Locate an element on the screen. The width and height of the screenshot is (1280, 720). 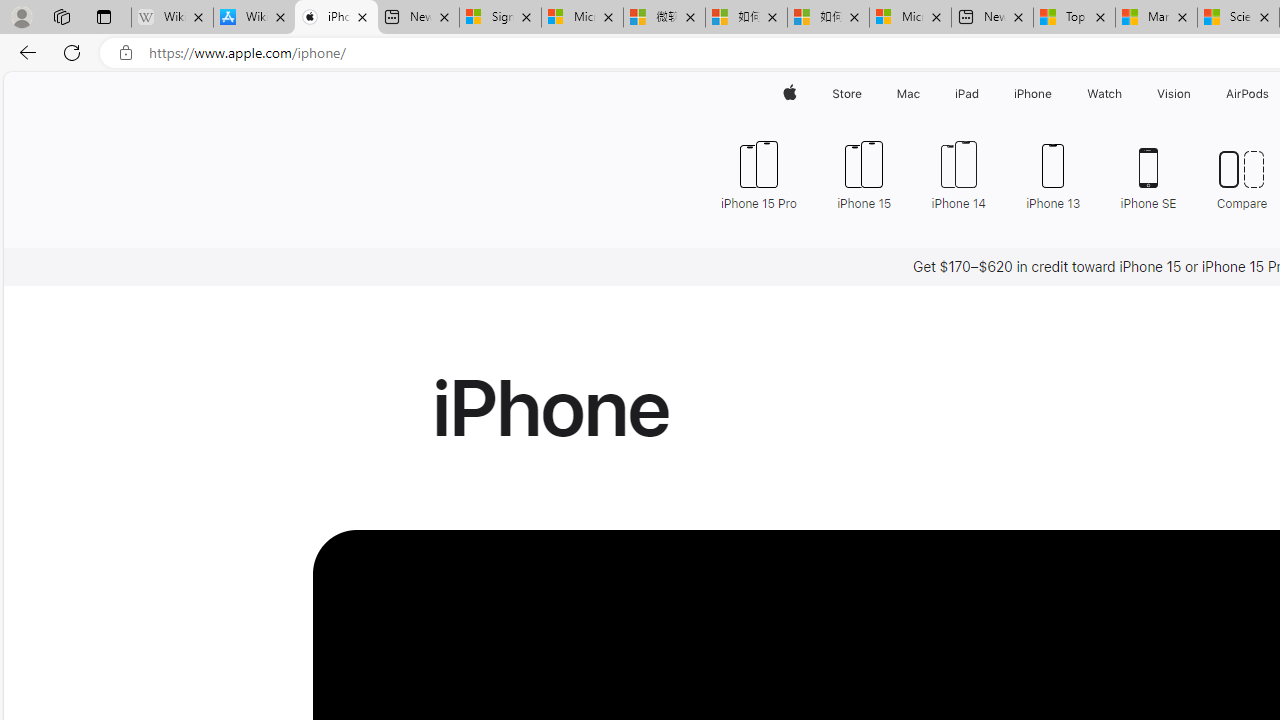
'Apple' is located at coordinates (788, 93).